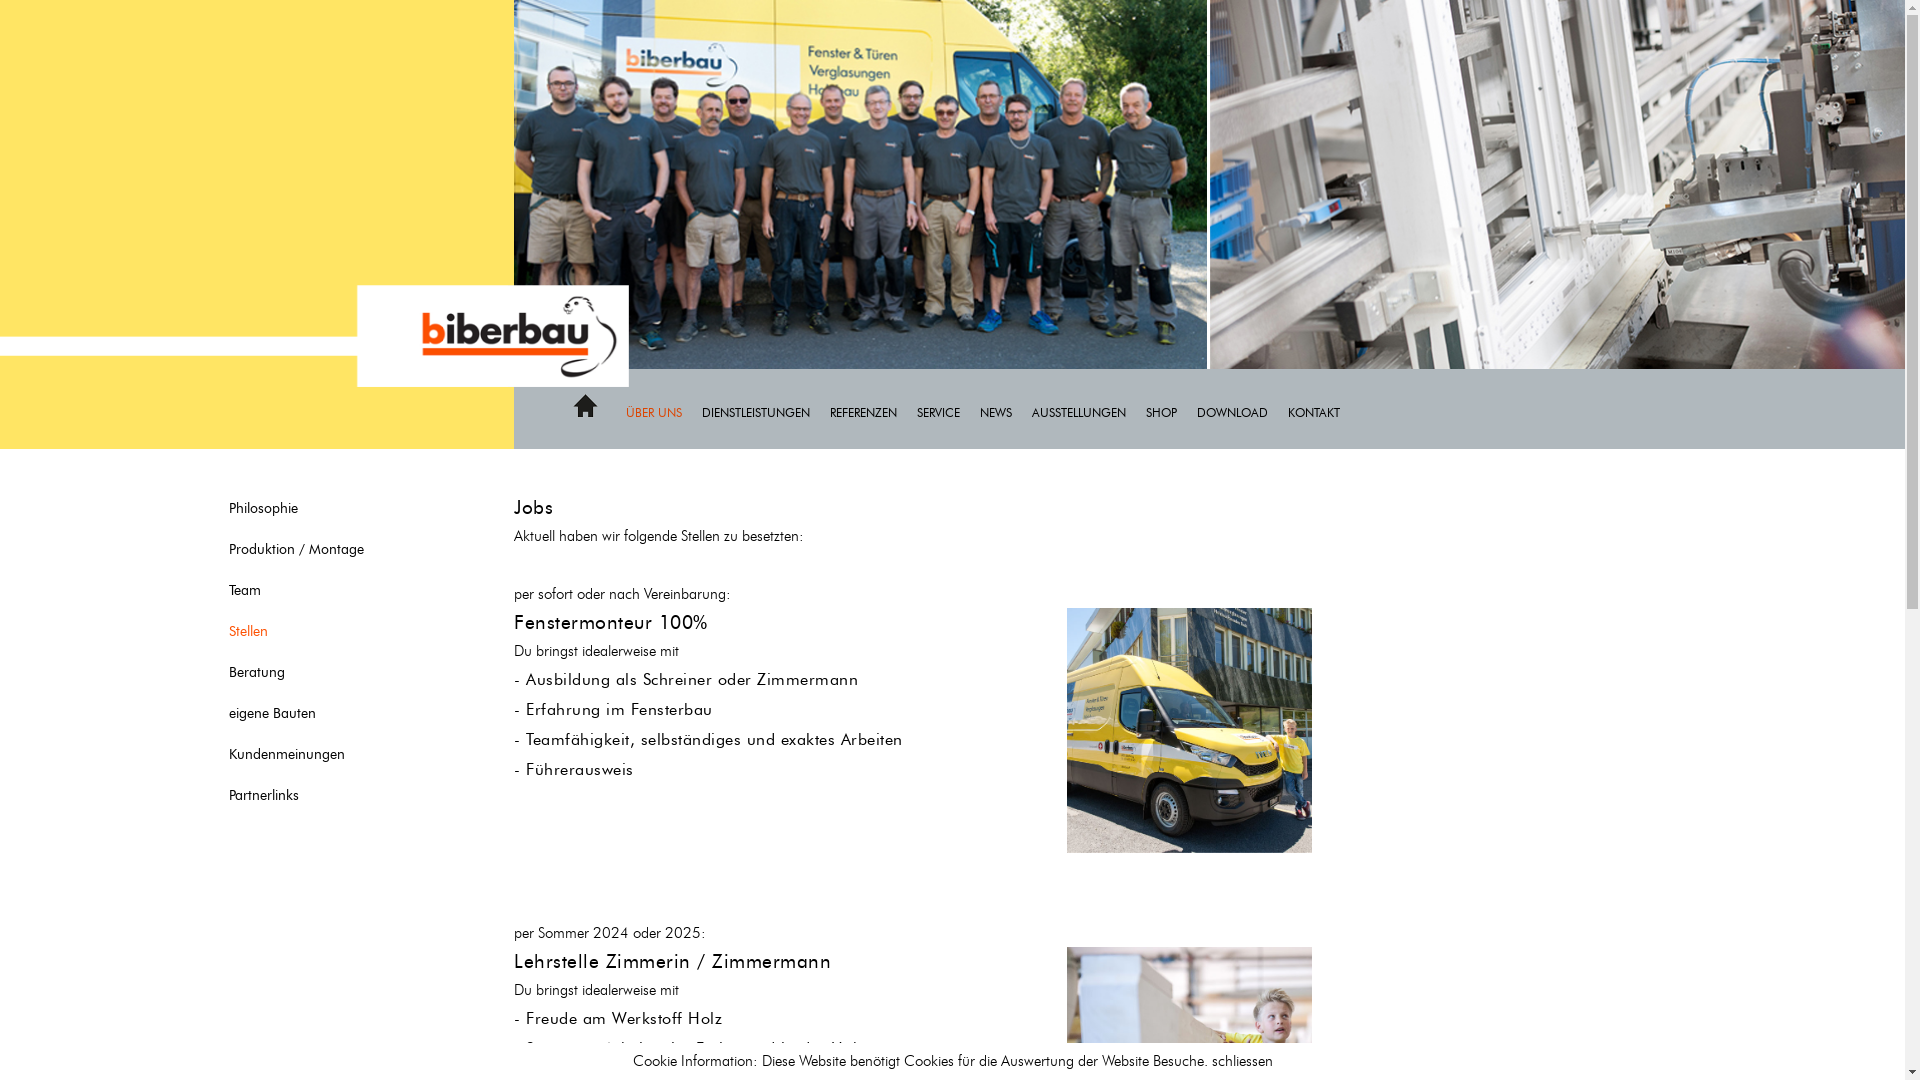 This screenshot has width=1920, height=1080. What do you see at coordinates (317, 672) in the screenshot?
I see `'Beratung'` at bounding box center [317, 672].